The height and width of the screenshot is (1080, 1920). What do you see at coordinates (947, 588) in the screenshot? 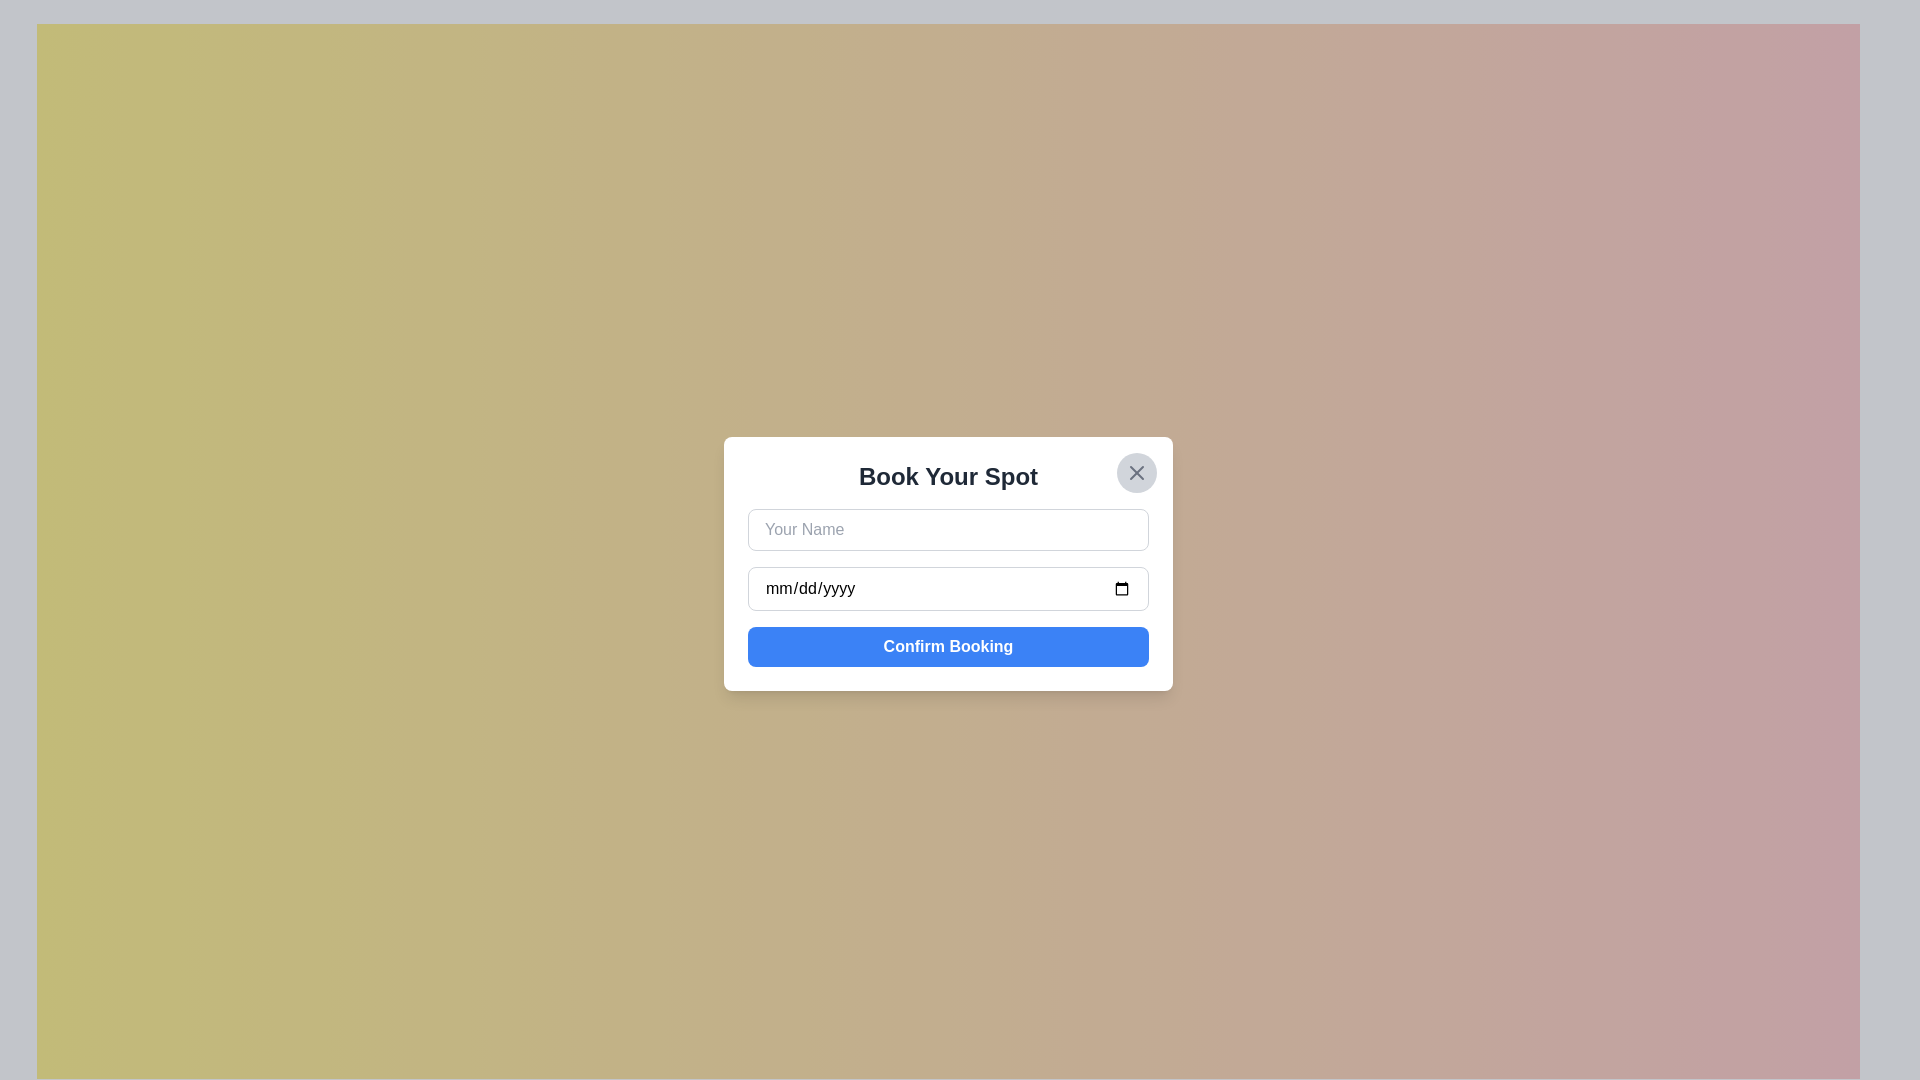
I see `the date input field to open the date picker` at bounding box center [947, 588].